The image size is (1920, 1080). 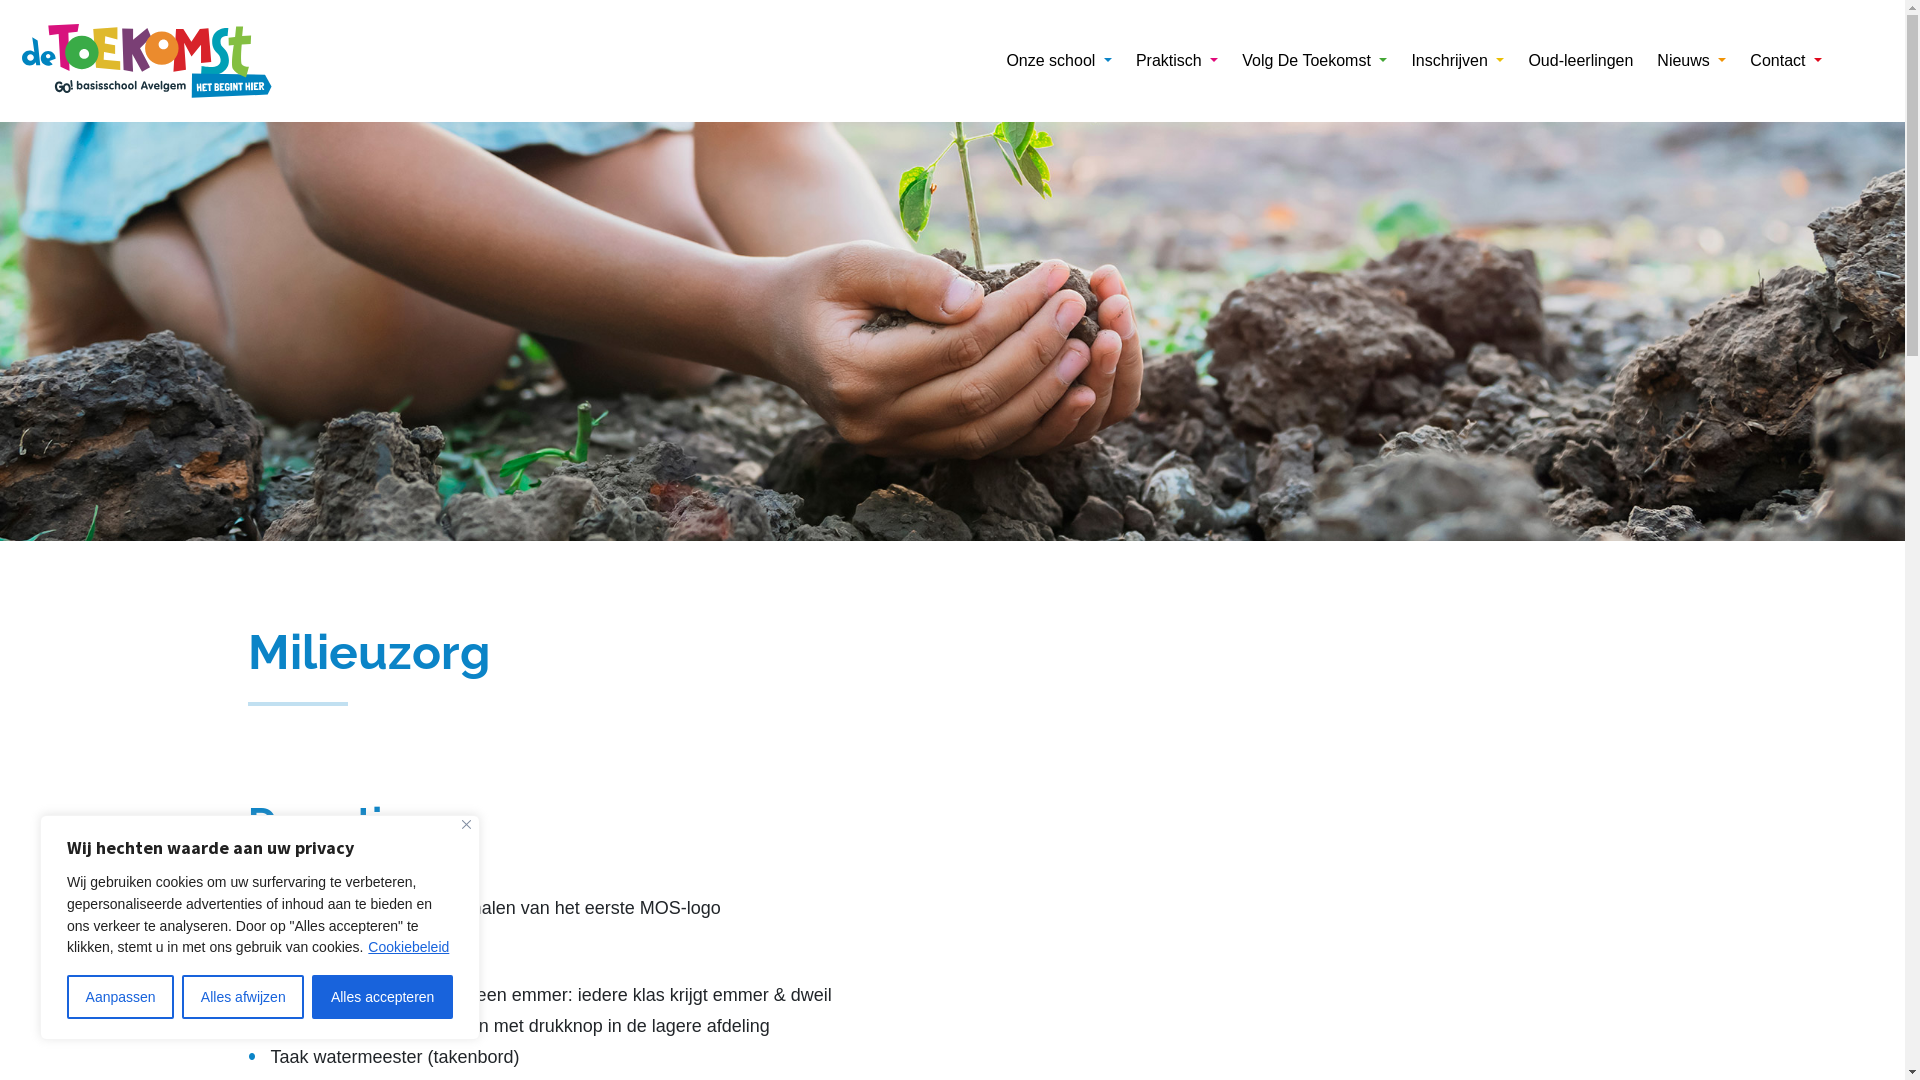 I want to click on 'Alles afwijzen', so click(x=242, y=996).